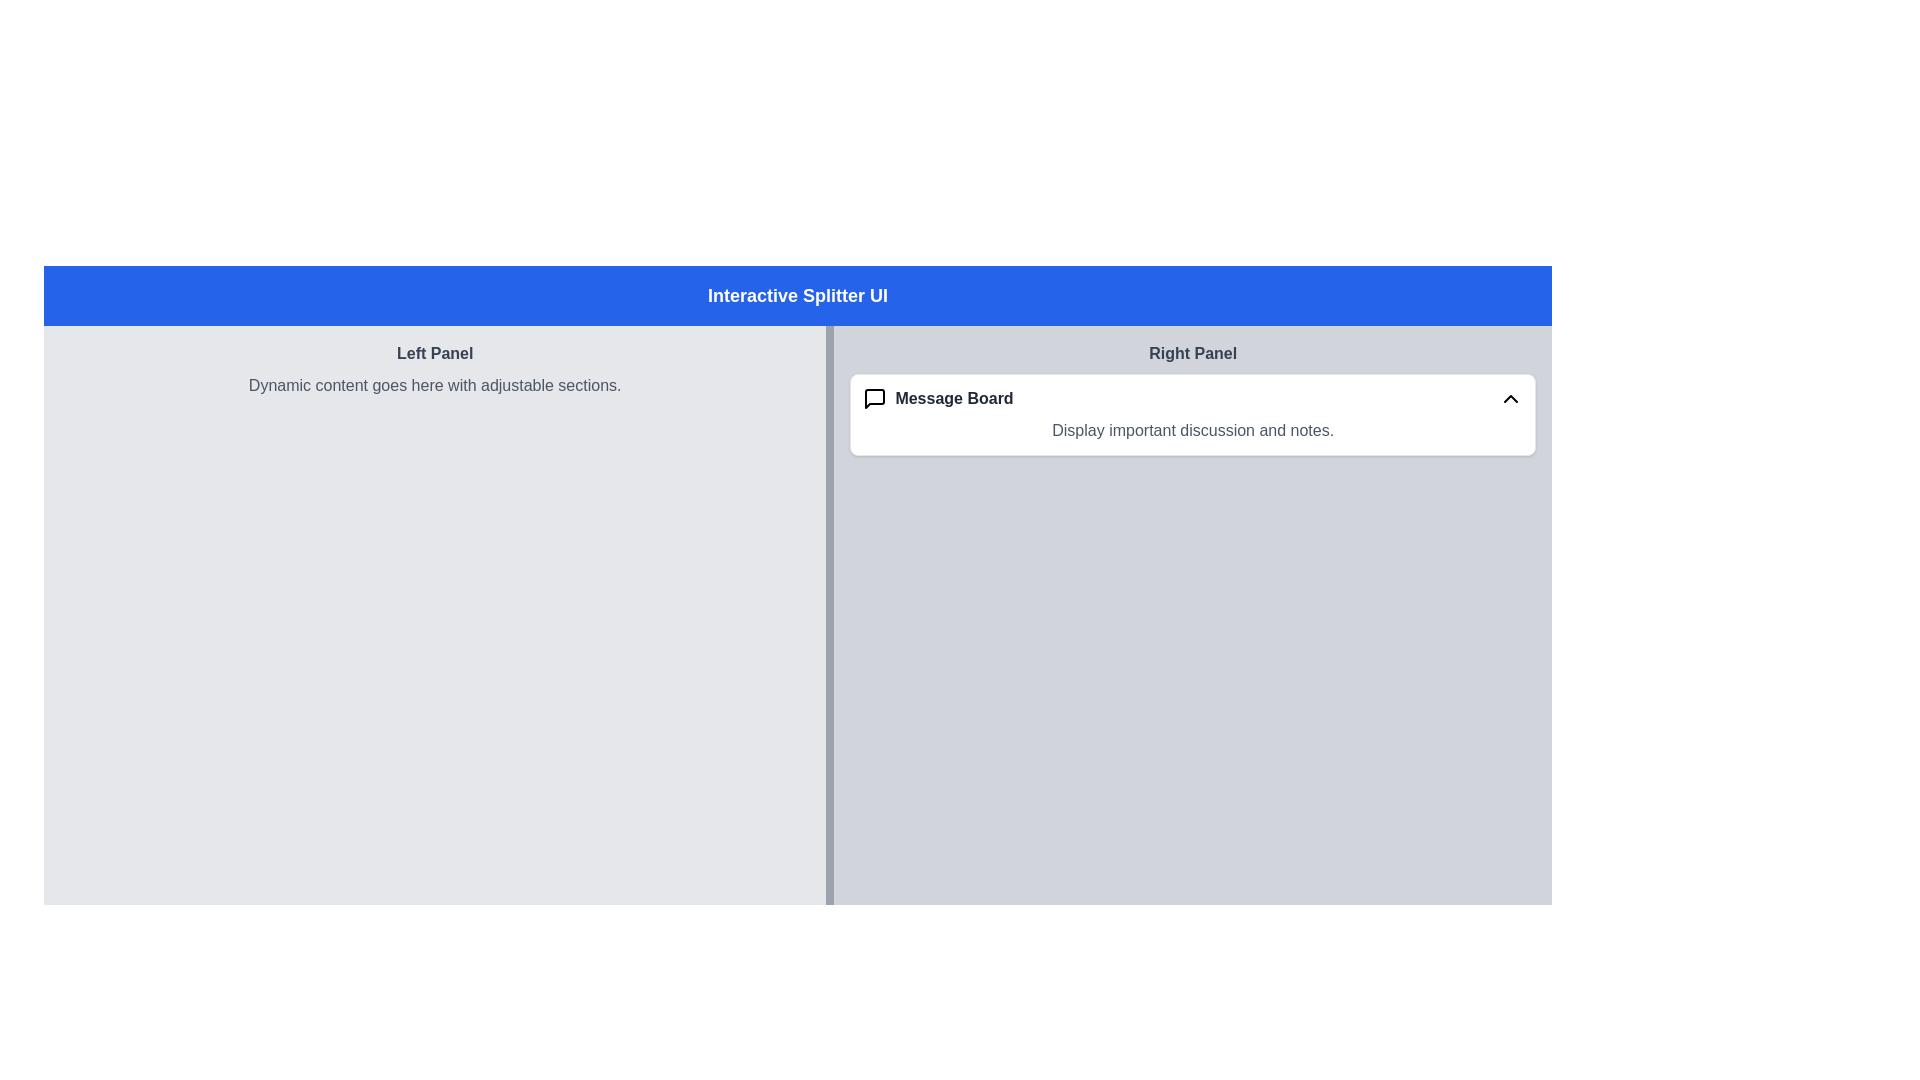 This screenshot has width=1920, height=1080. Describe the element at coordinates (875, 398) in the screenshot. I see `the message icon that represents the 'Message Board', located at the left side of the text 'Message Board'` at that location.